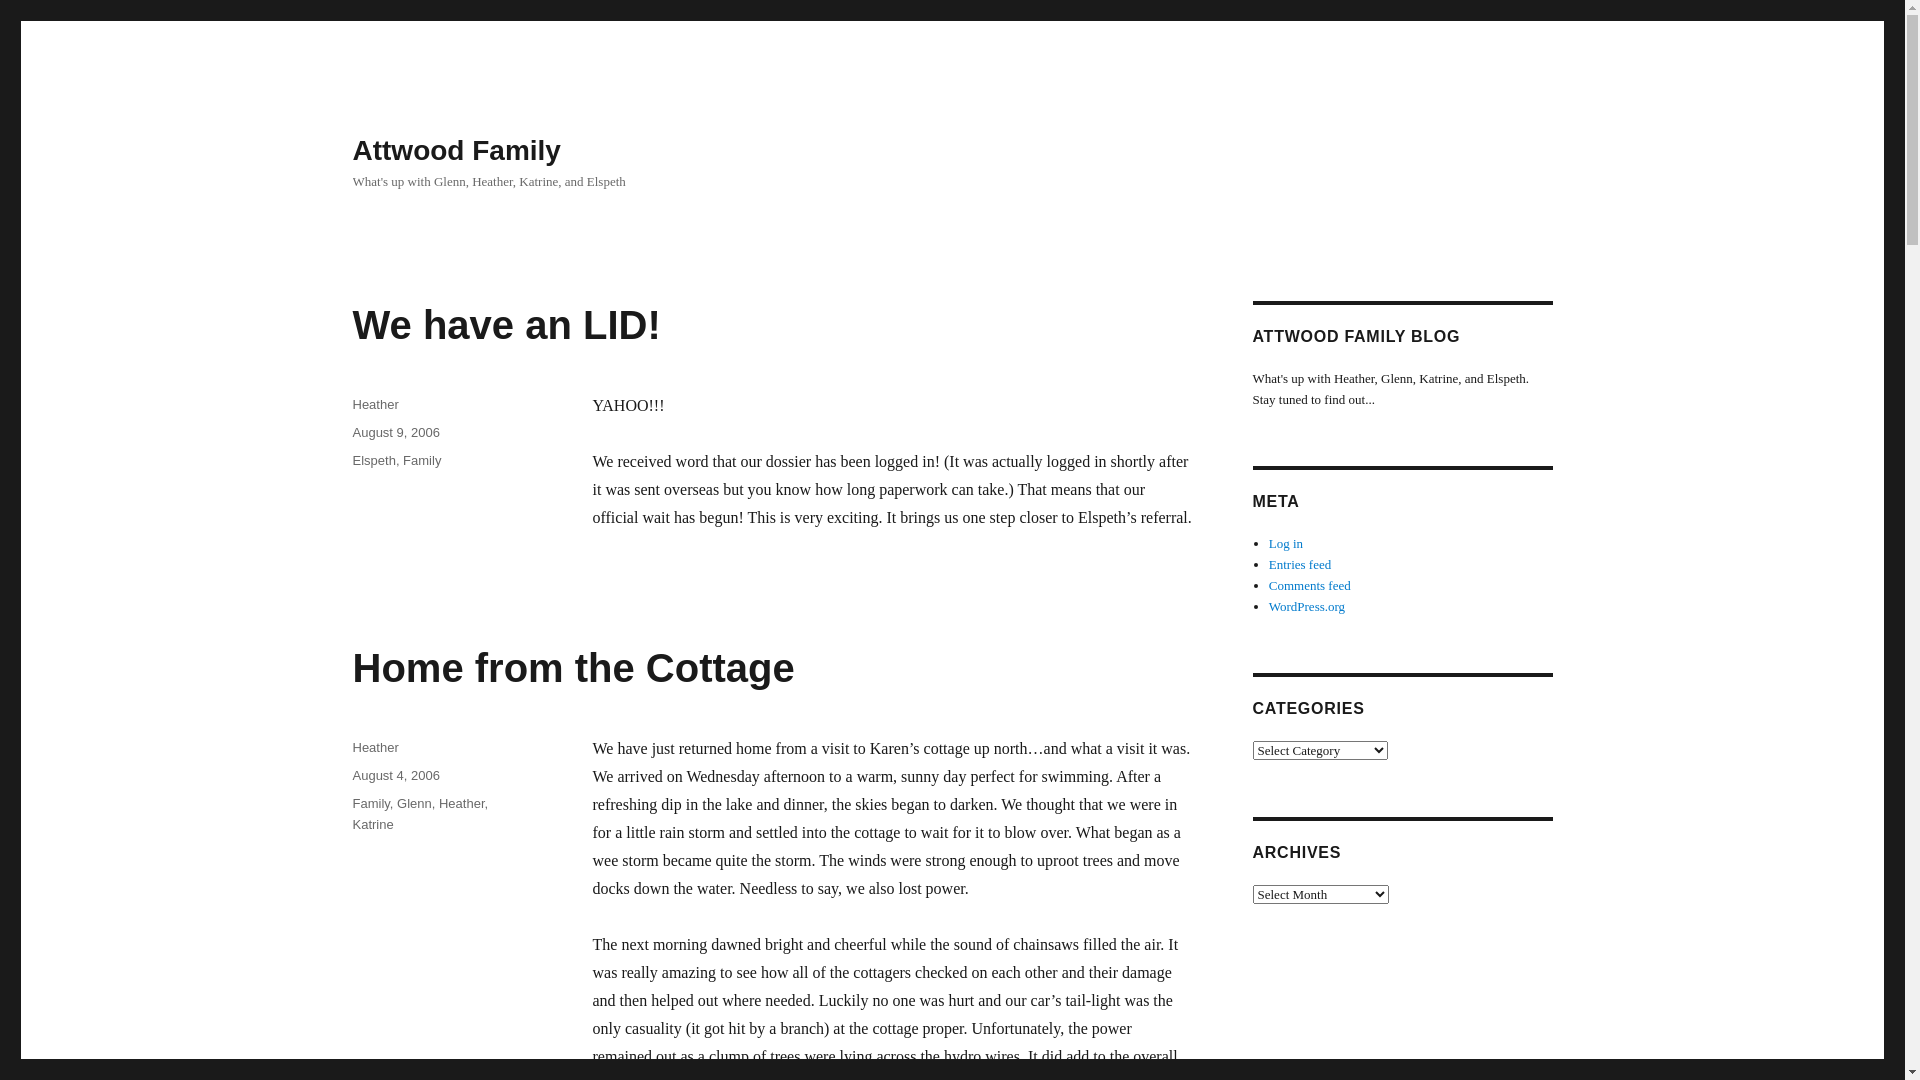 Image resolution: width=1920 pixels, height=1080 pixels. Describe the element at coordinates (571, 667) in the screenshot. I see `'Home from the Cottage'` at that location.